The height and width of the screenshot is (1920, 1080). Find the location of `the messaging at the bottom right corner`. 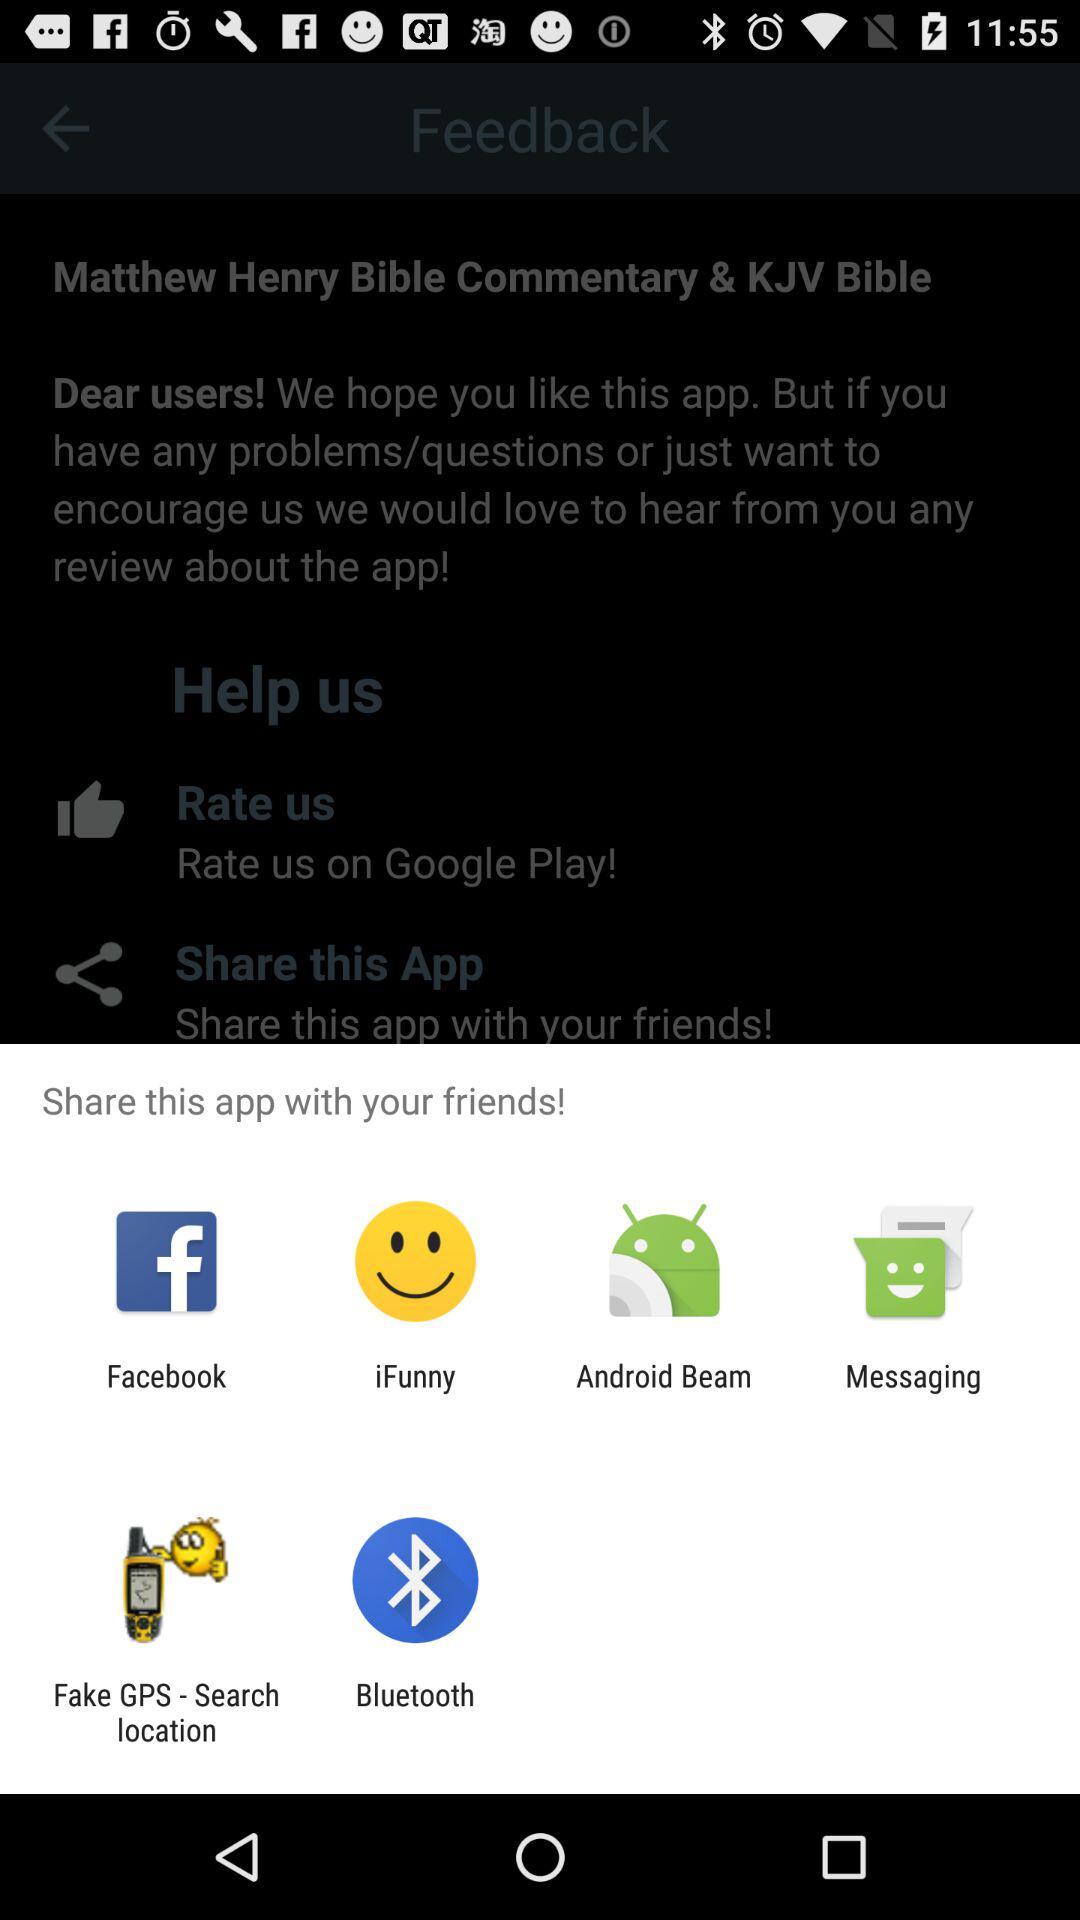

the messaging at the bottom right corner is located at coordinates (913, 1392).